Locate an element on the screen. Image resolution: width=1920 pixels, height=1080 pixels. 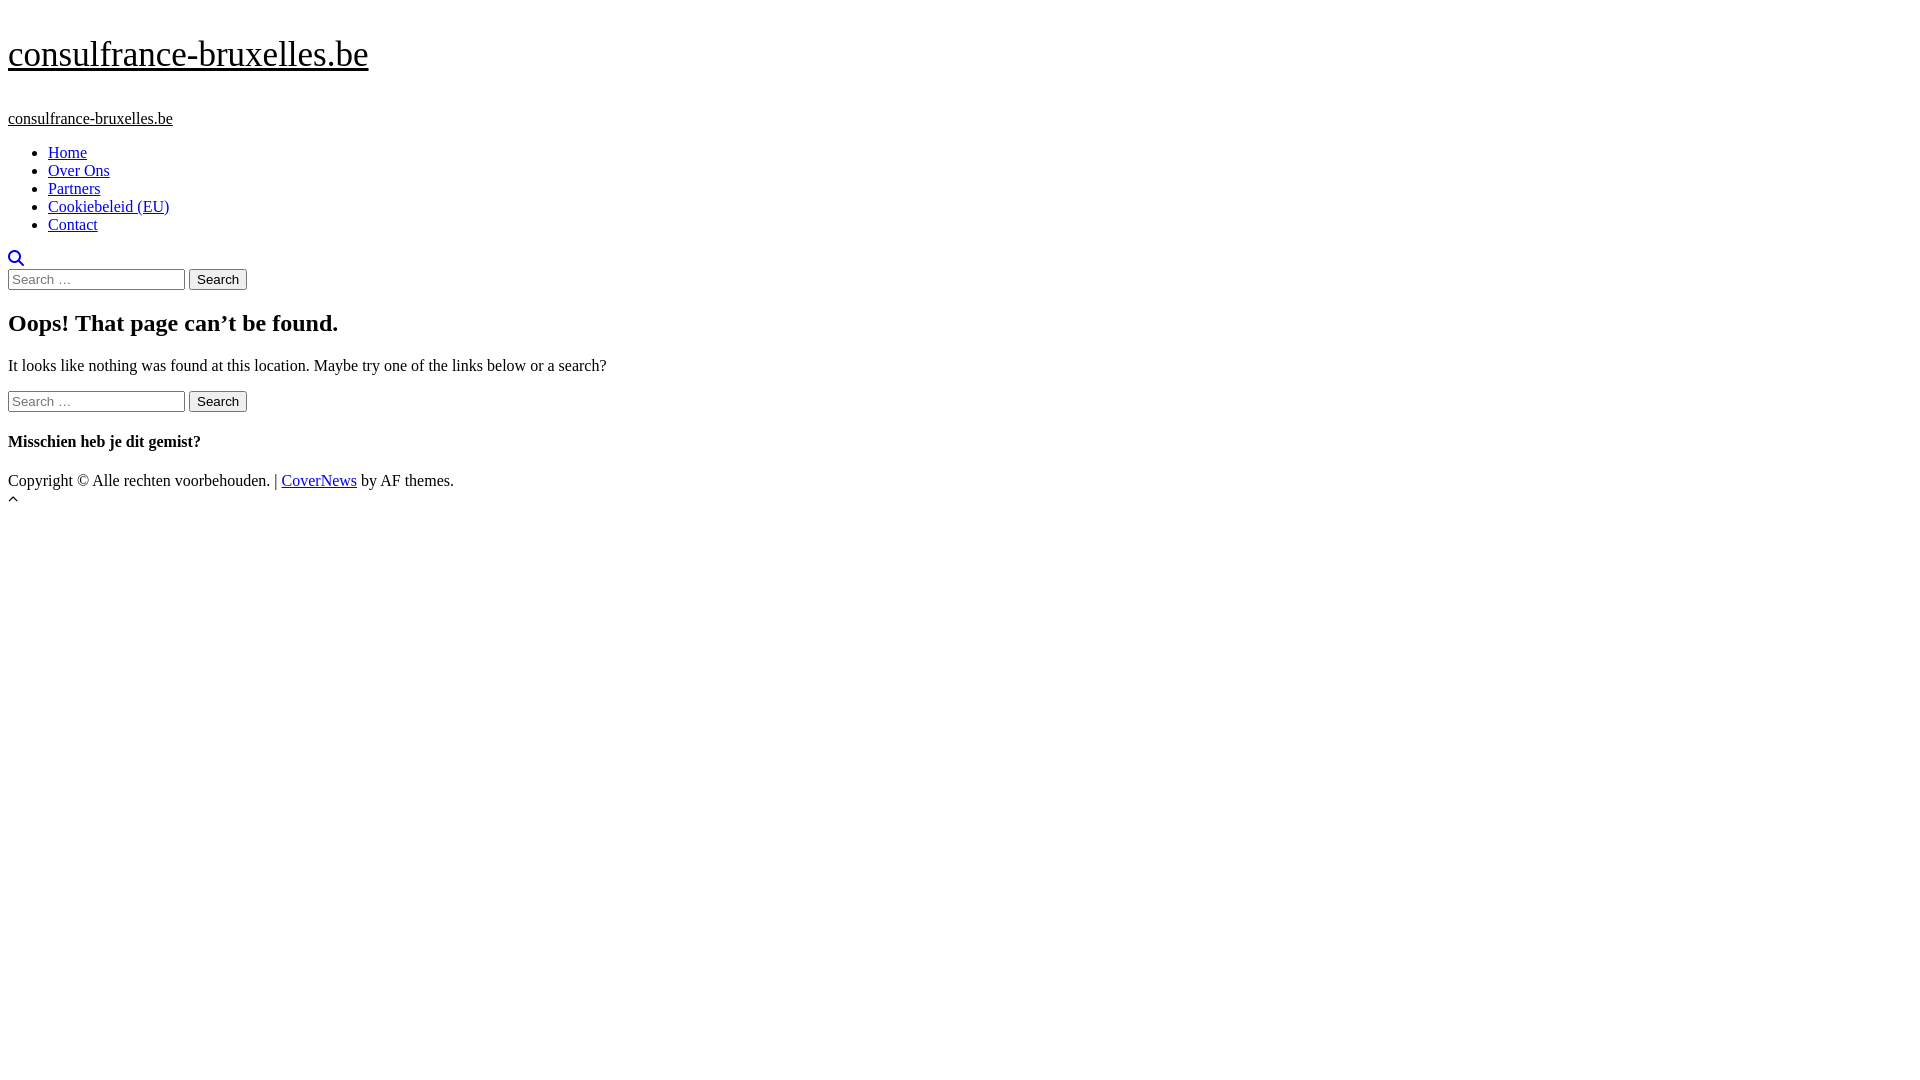
'Search' is located at coordinates (217, 401).